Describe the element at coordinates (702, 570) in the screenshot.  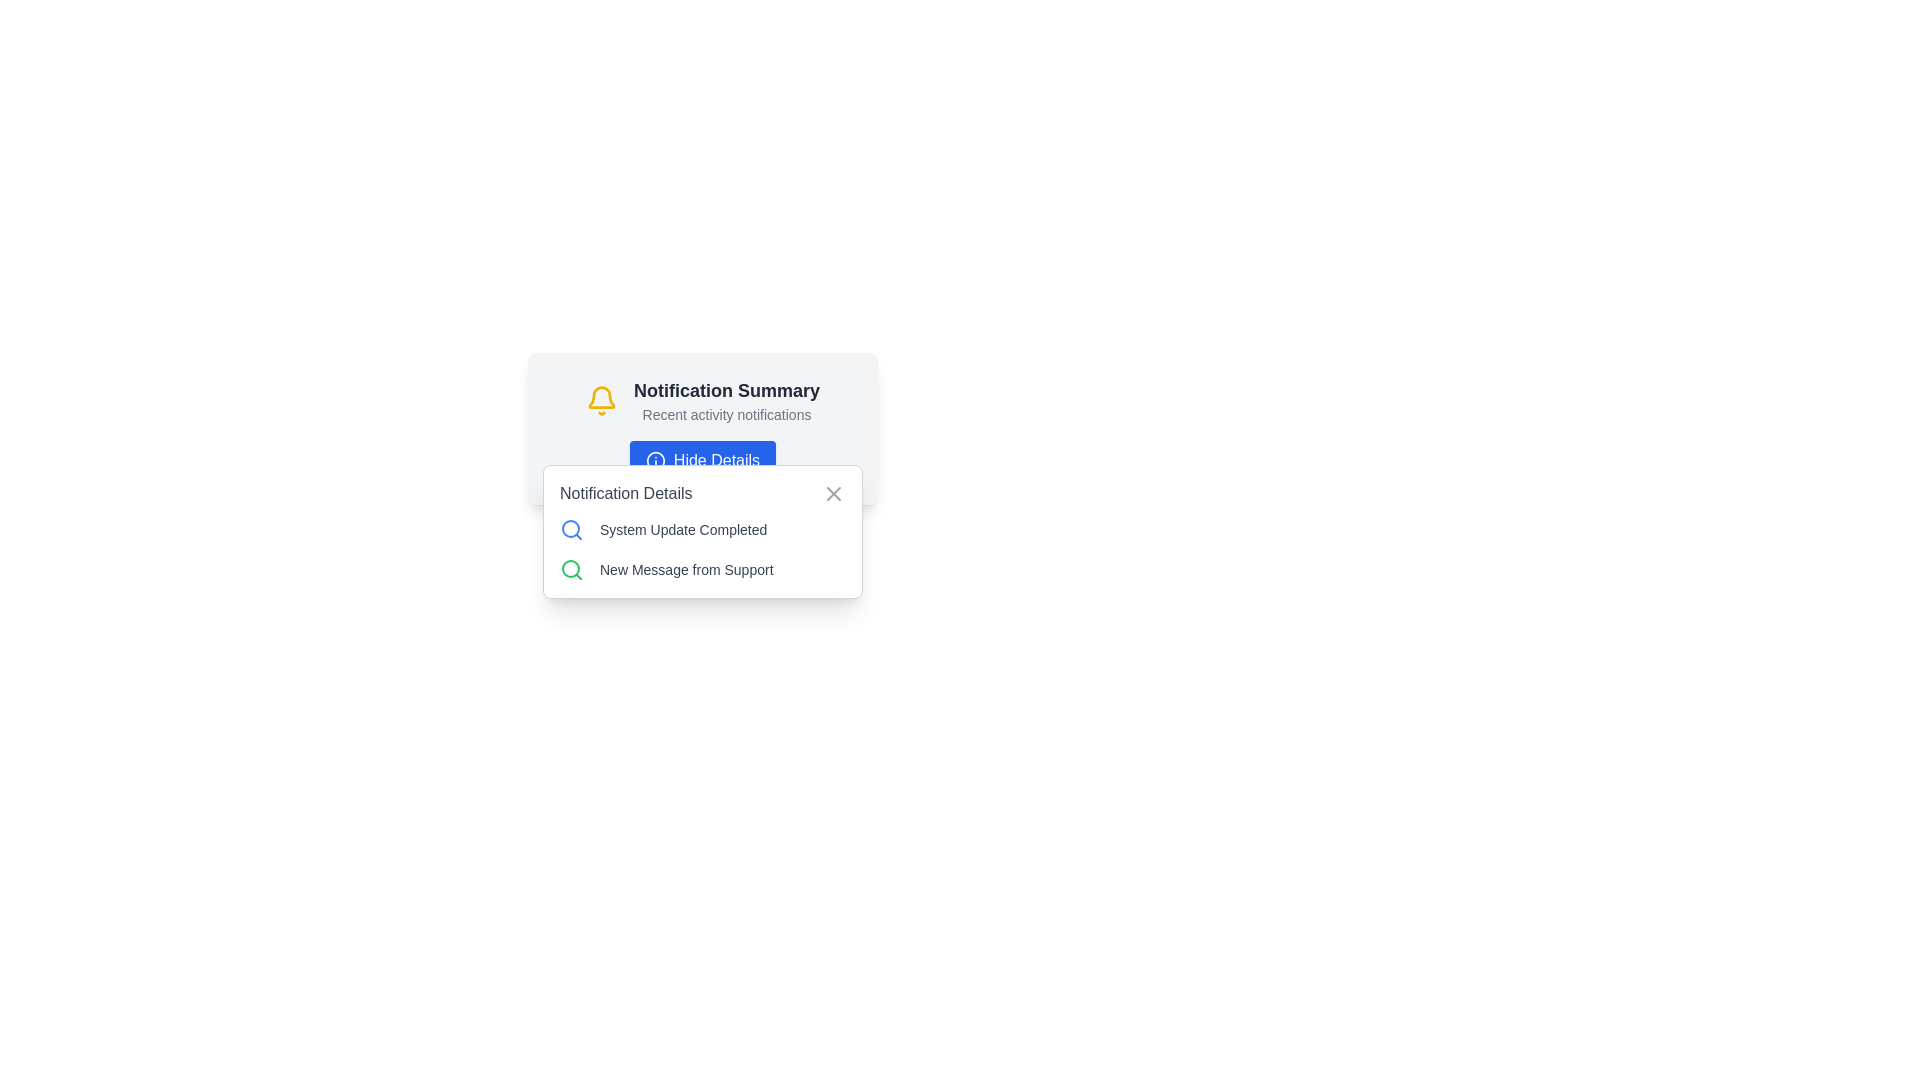
I see `the 'New Message from Support' notification entry, which is the second item in the 'Notification Details' box, located below 'System Update Completed'` at that location.